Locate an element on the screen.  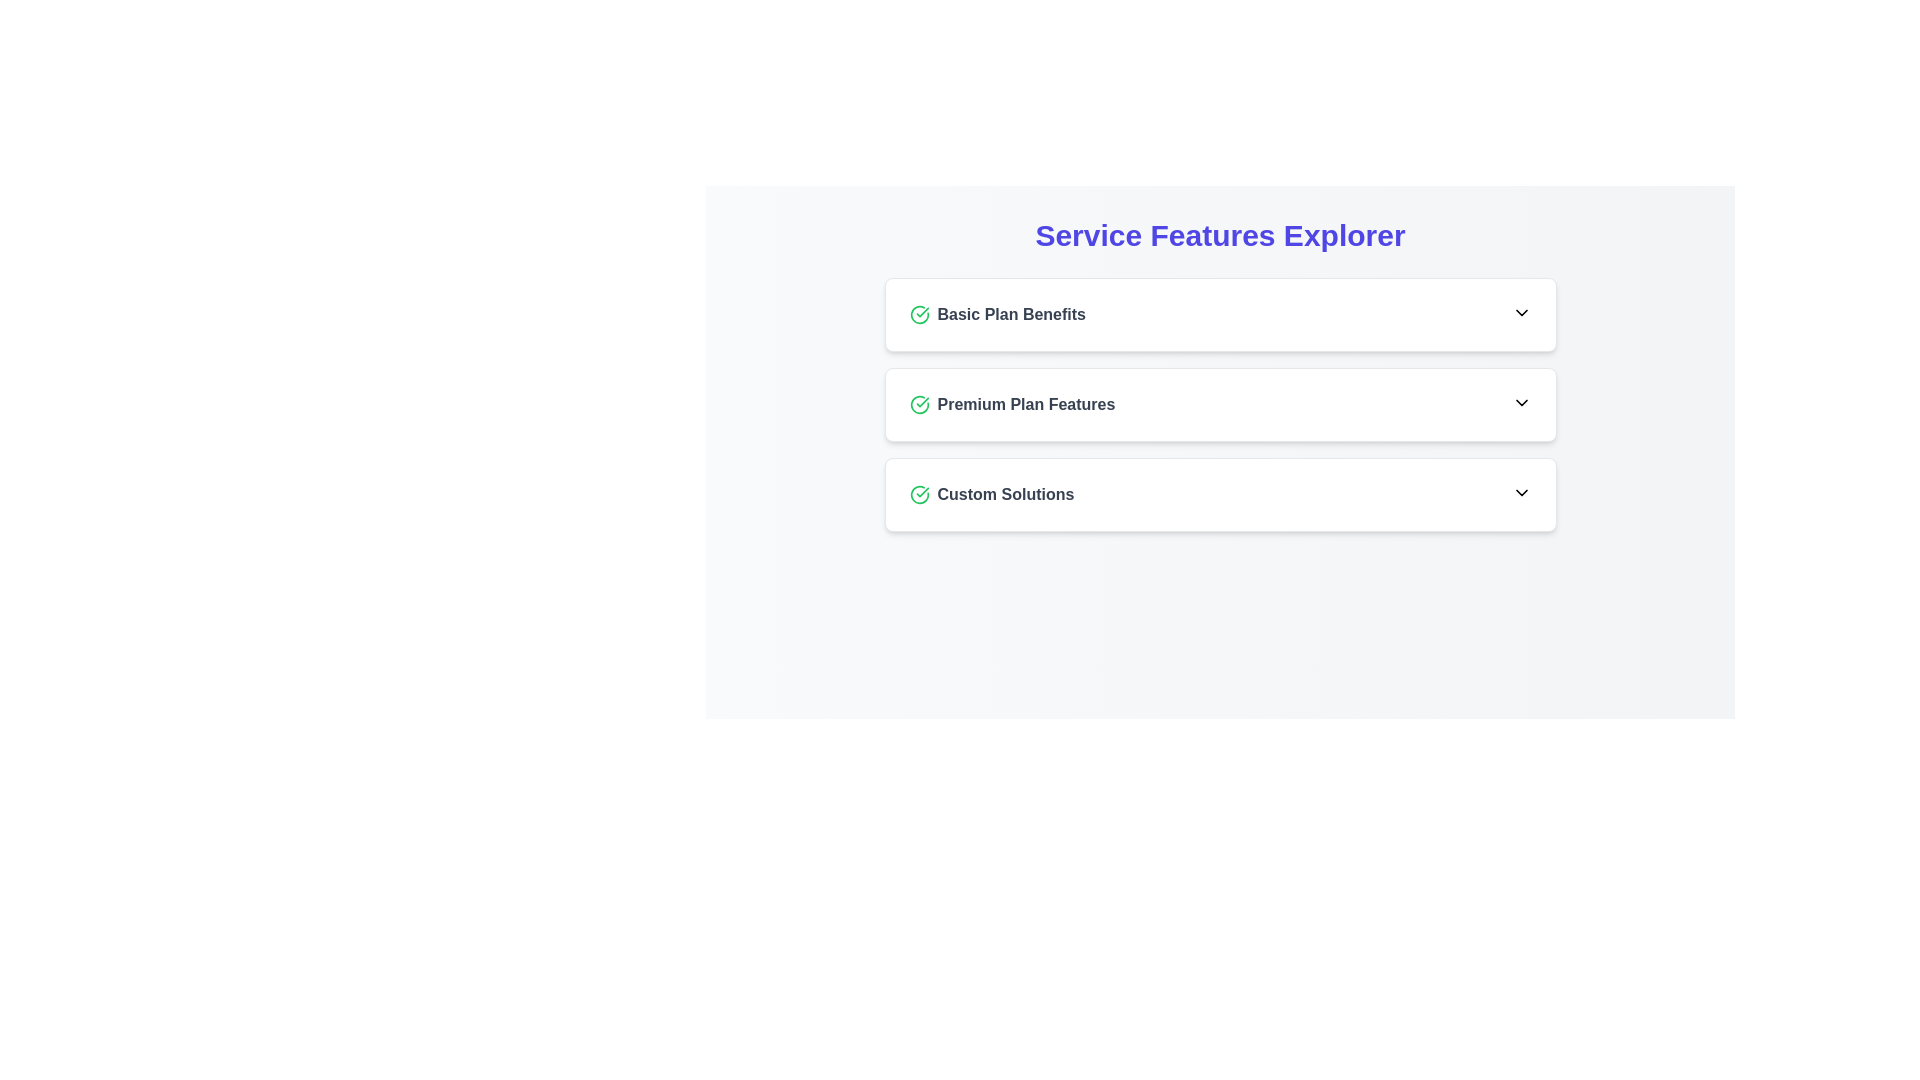
the chevron-down icon located at the right side of the 'Basic Plan Benefits' text is located at coordinates (1520, 312).